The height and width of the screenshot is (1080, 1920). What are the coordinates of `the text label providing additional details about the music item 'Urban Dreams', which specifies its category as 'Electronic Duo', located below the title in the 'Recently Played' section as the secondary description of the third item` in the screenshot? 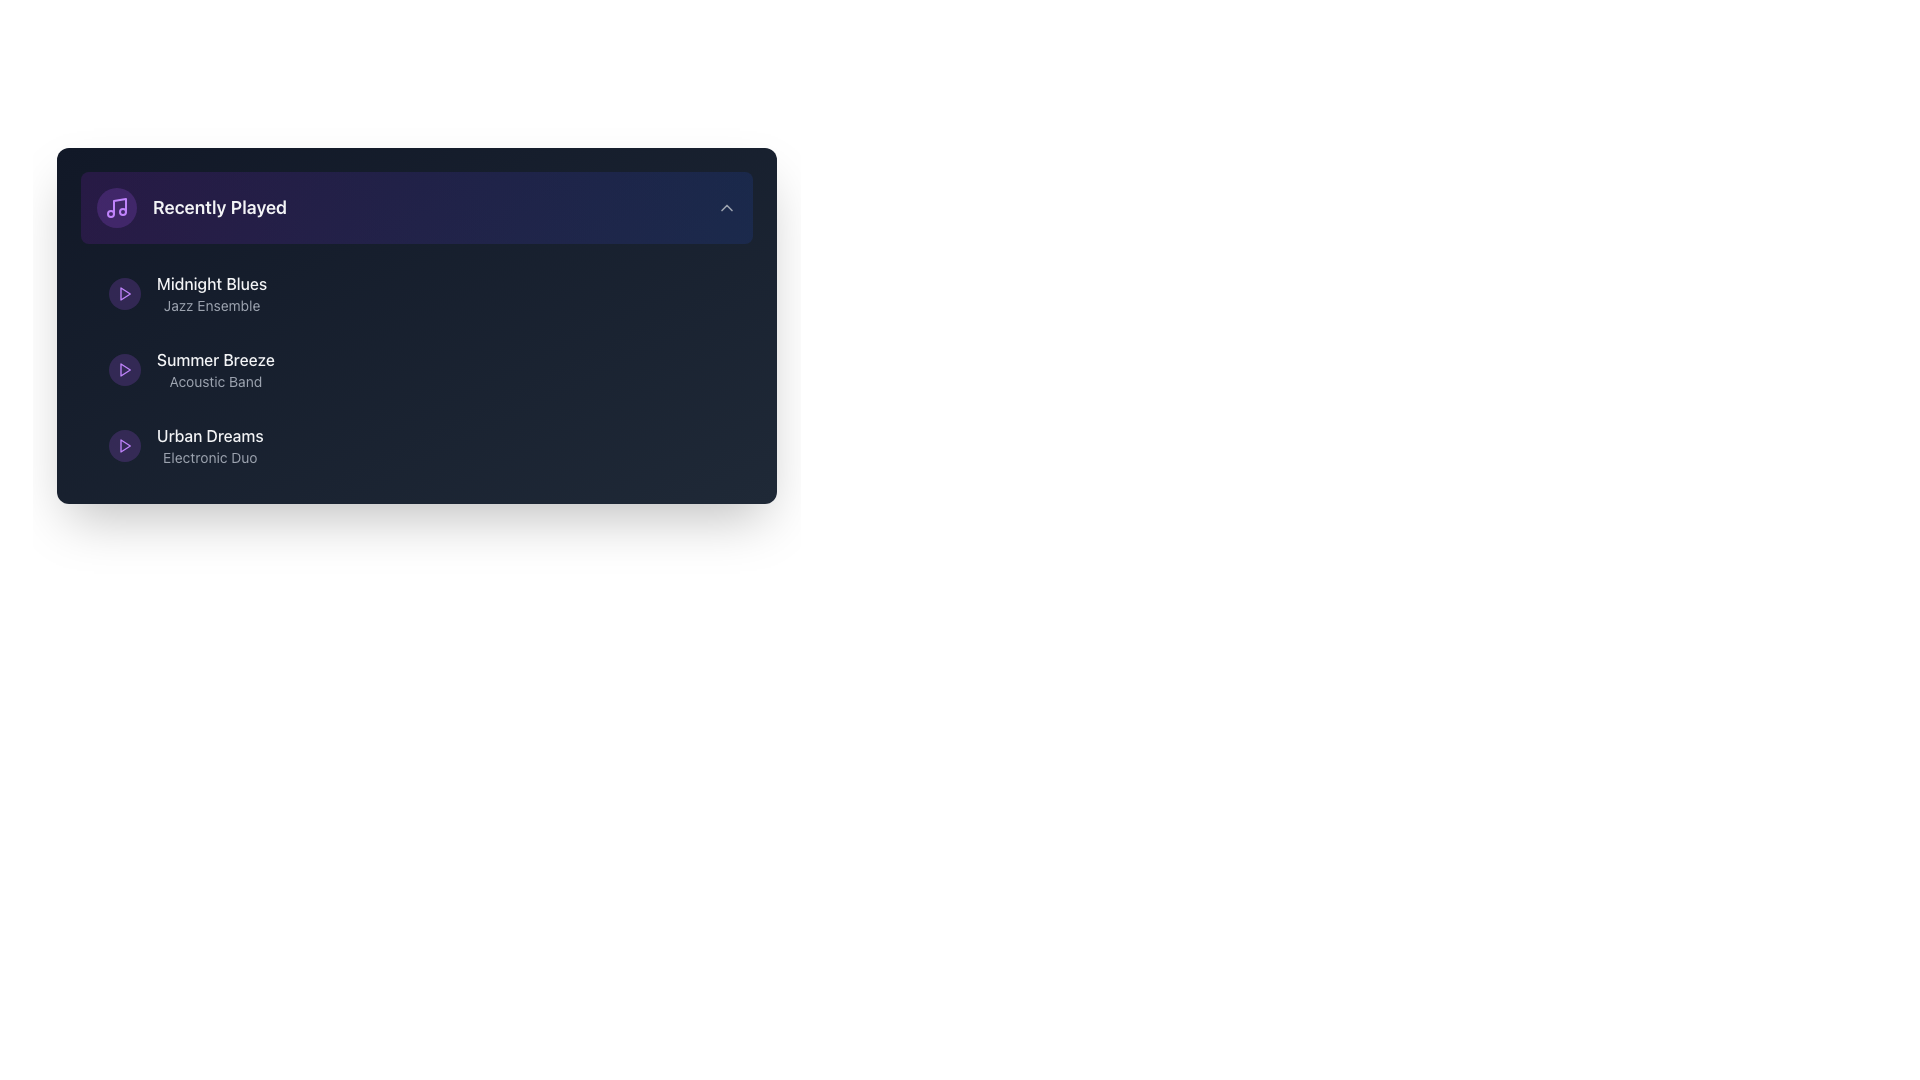 It's located at (210, 458).